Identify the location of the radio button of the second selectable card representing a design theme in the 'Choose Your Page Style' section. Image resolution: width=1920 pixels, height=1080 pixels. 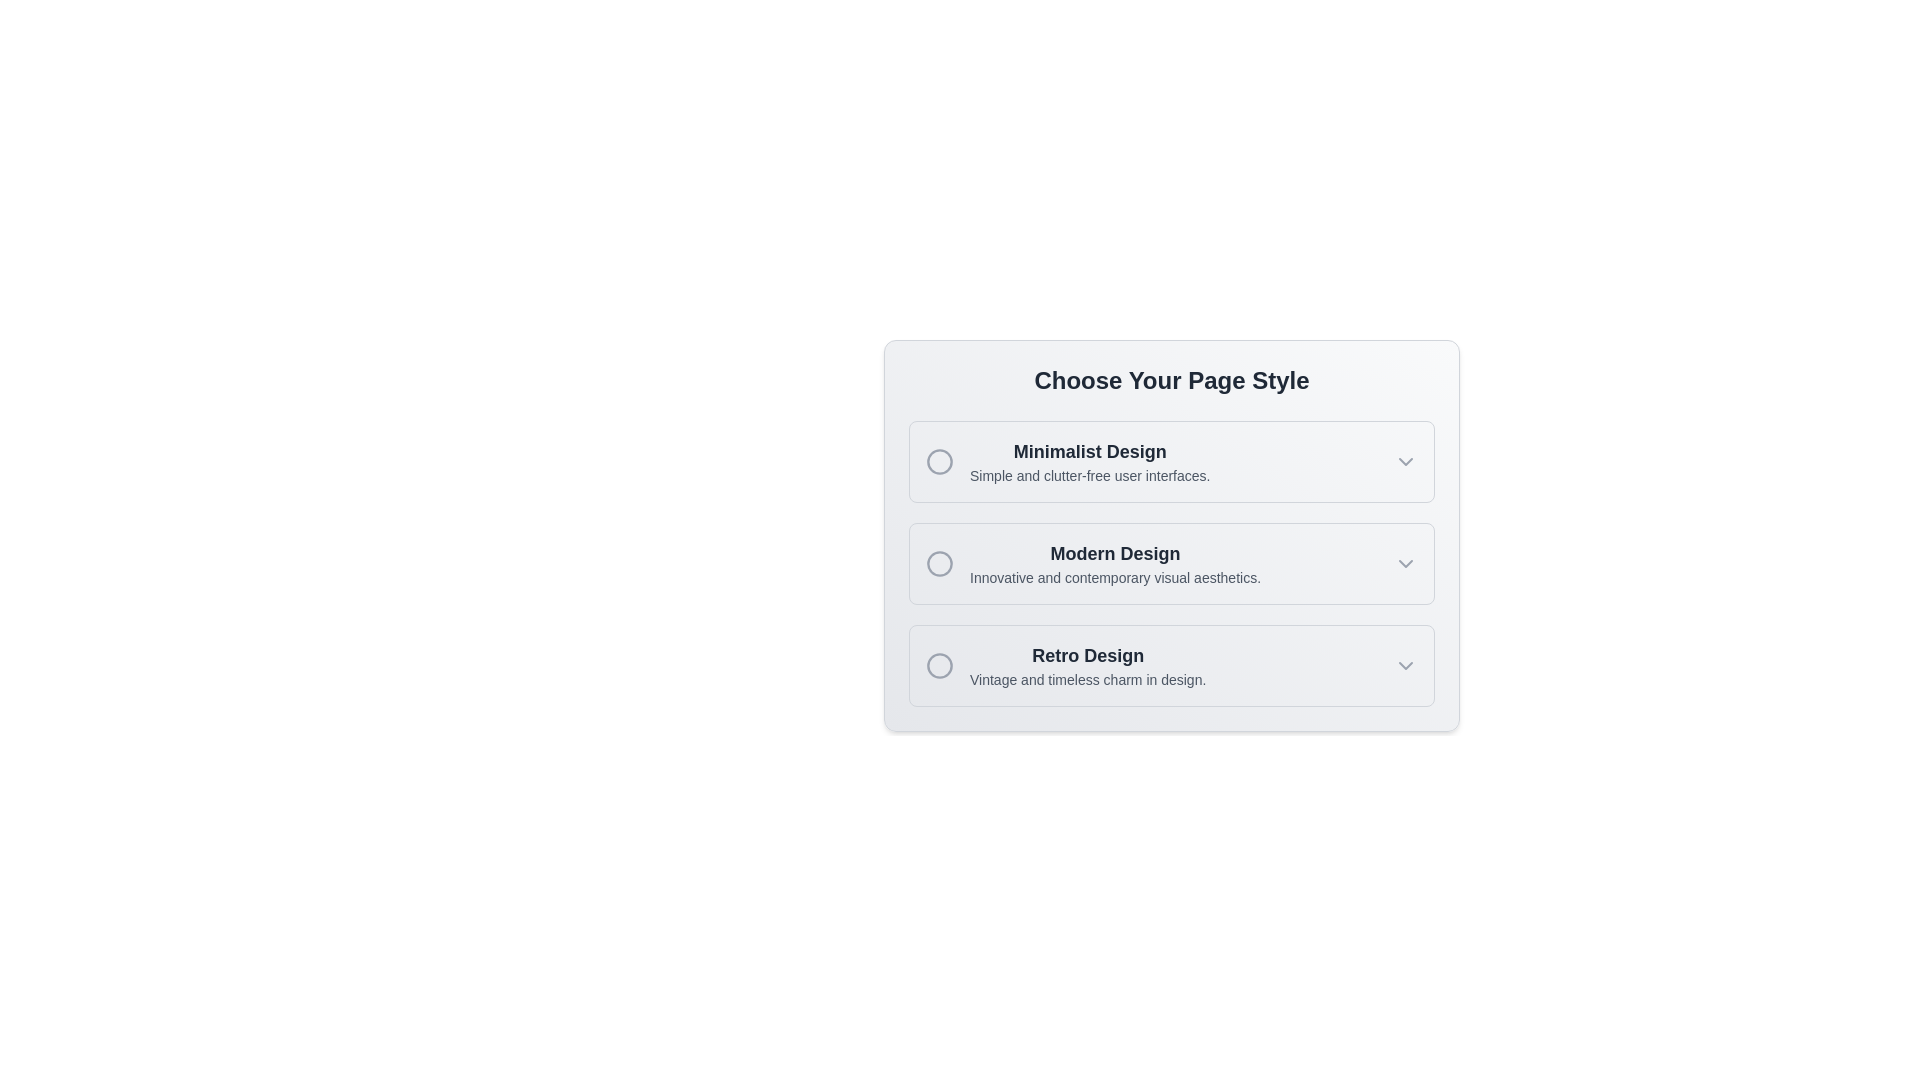
(1171, 563).